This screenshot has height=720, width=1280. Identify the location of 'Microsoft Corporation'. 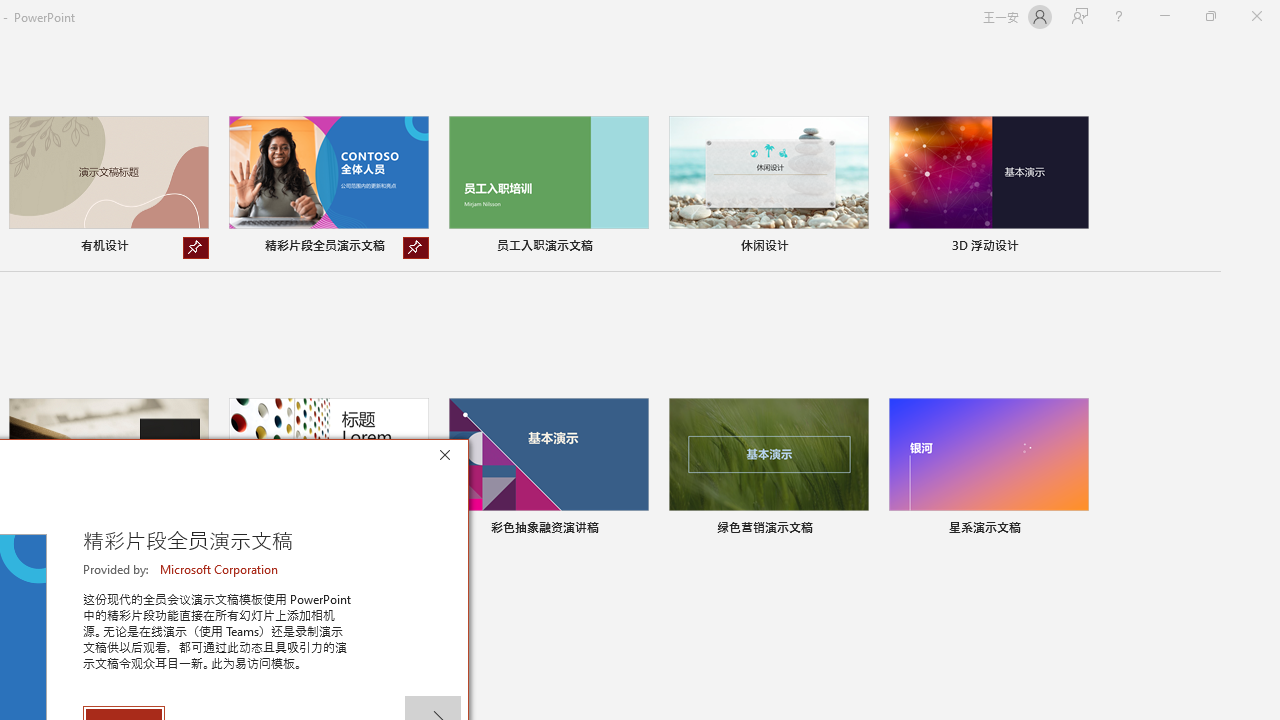
(220, 569).